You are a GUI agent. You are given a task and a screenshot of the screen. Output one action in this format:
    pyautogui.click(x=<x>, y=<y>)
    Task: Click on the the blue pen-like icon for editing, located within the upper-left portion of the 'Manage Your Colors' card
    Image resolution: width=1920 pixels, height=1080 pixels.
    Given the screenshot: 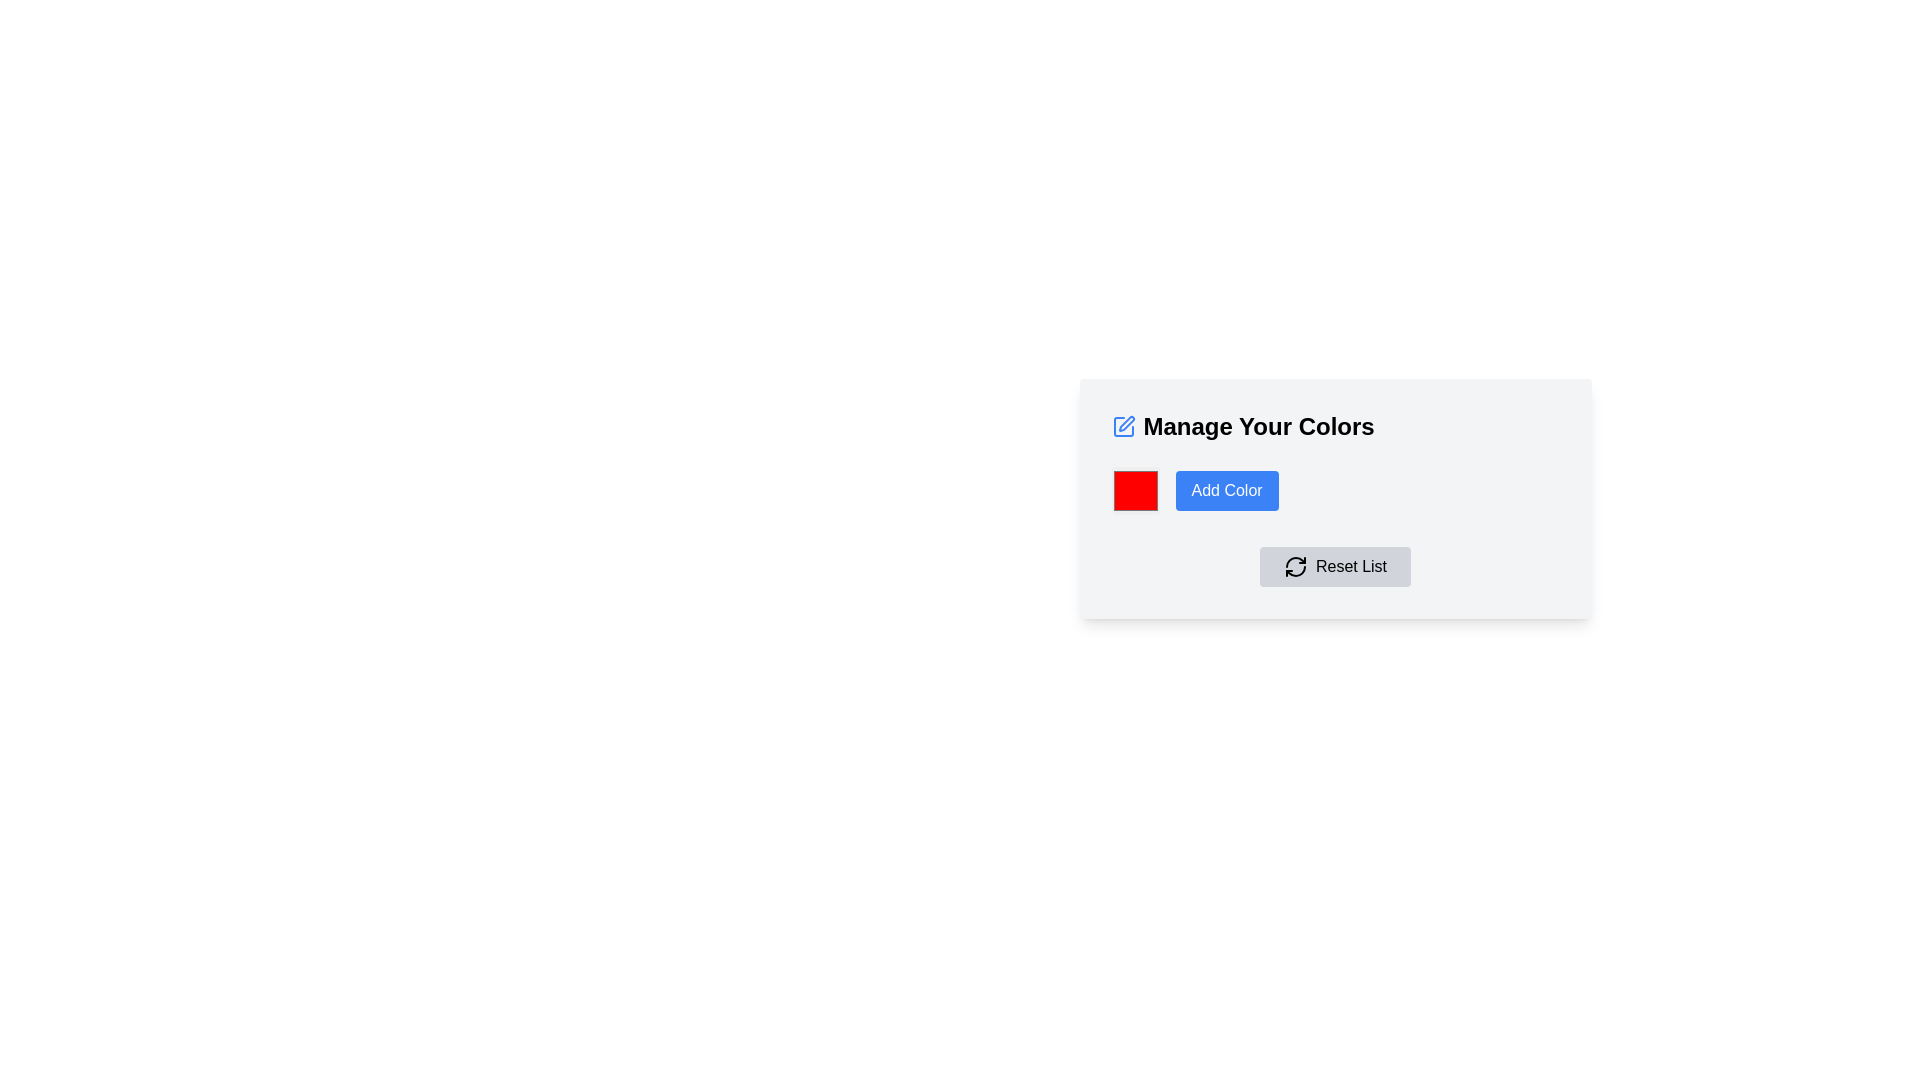 What is the action you would take?
    pyautogui.click(x=1126, y=423)
    